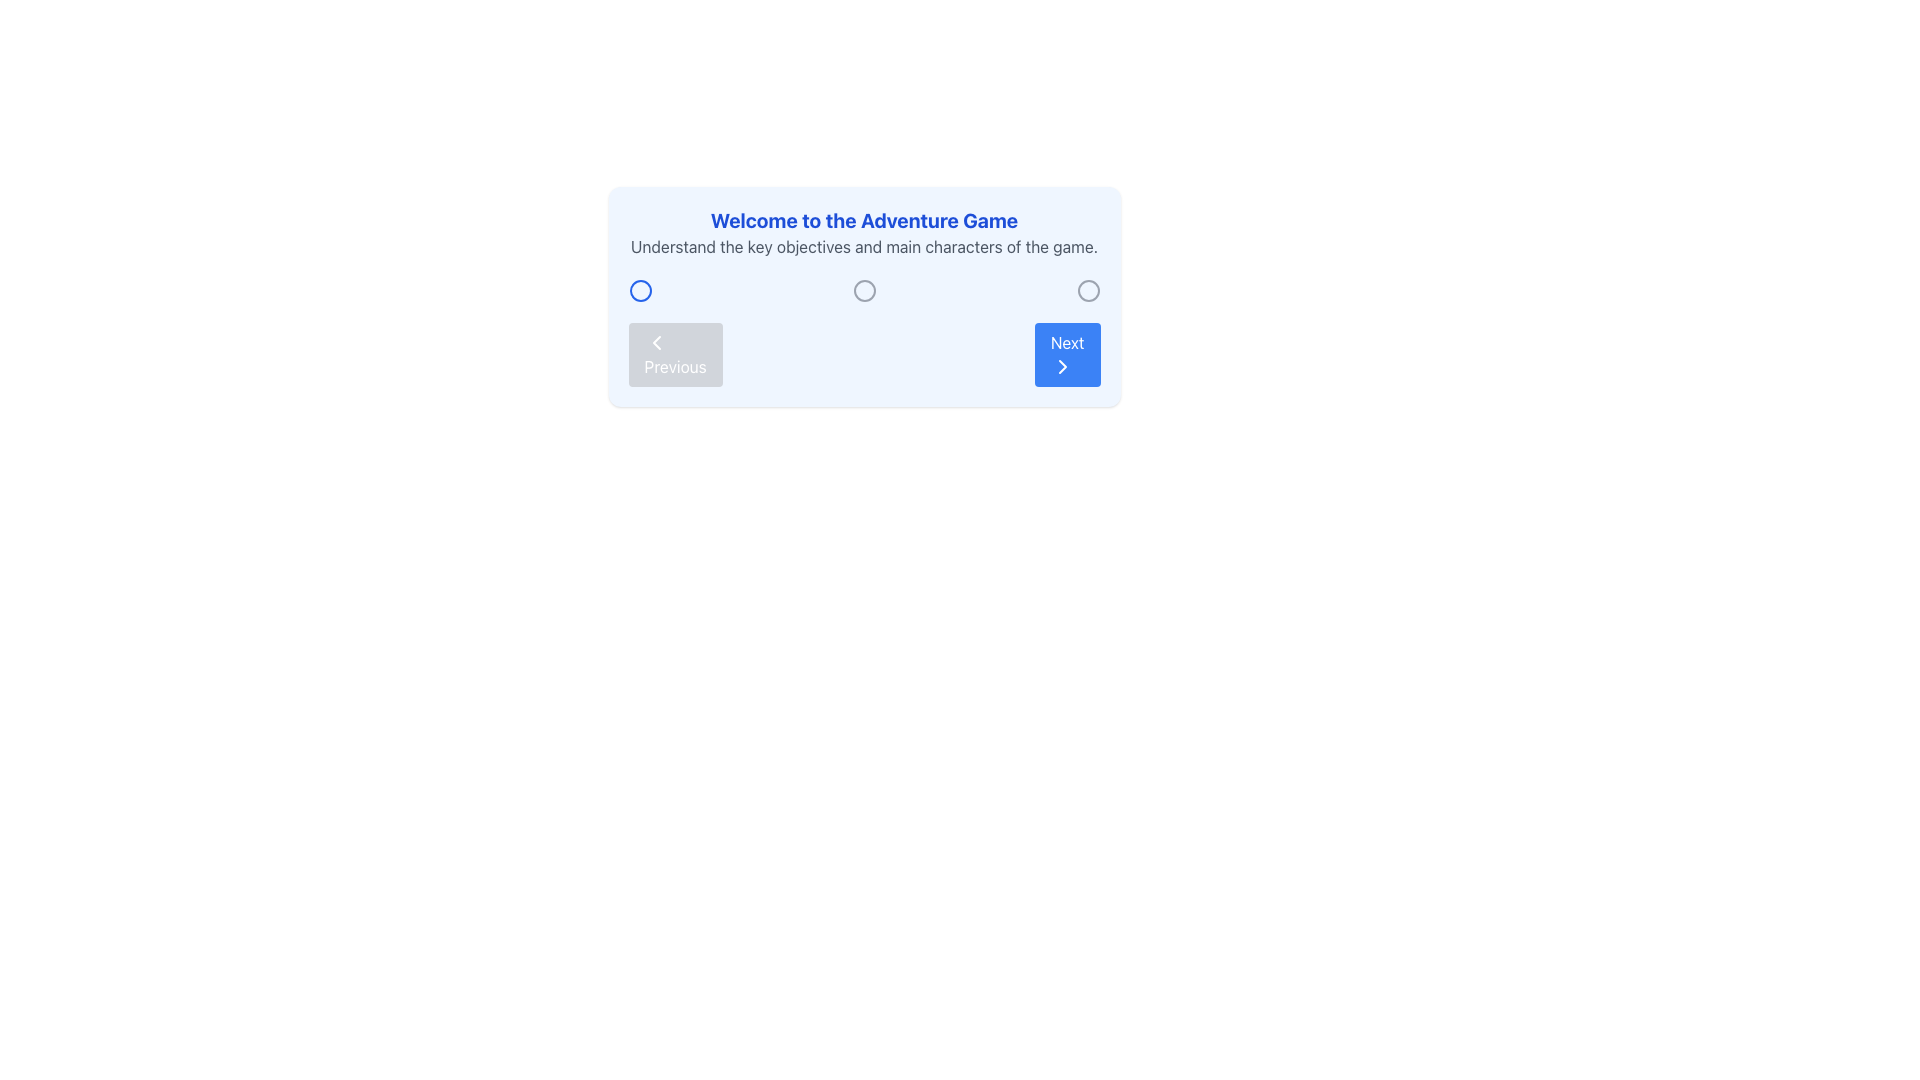  Describe the element at coordinates (864, 290) in the screenshot. I see `the second circular icon of the progress indicator located within the card titled 'Welcome to the Adventure Game', which is positioned between the 'Previous' and 'Next' buttons` at that location.